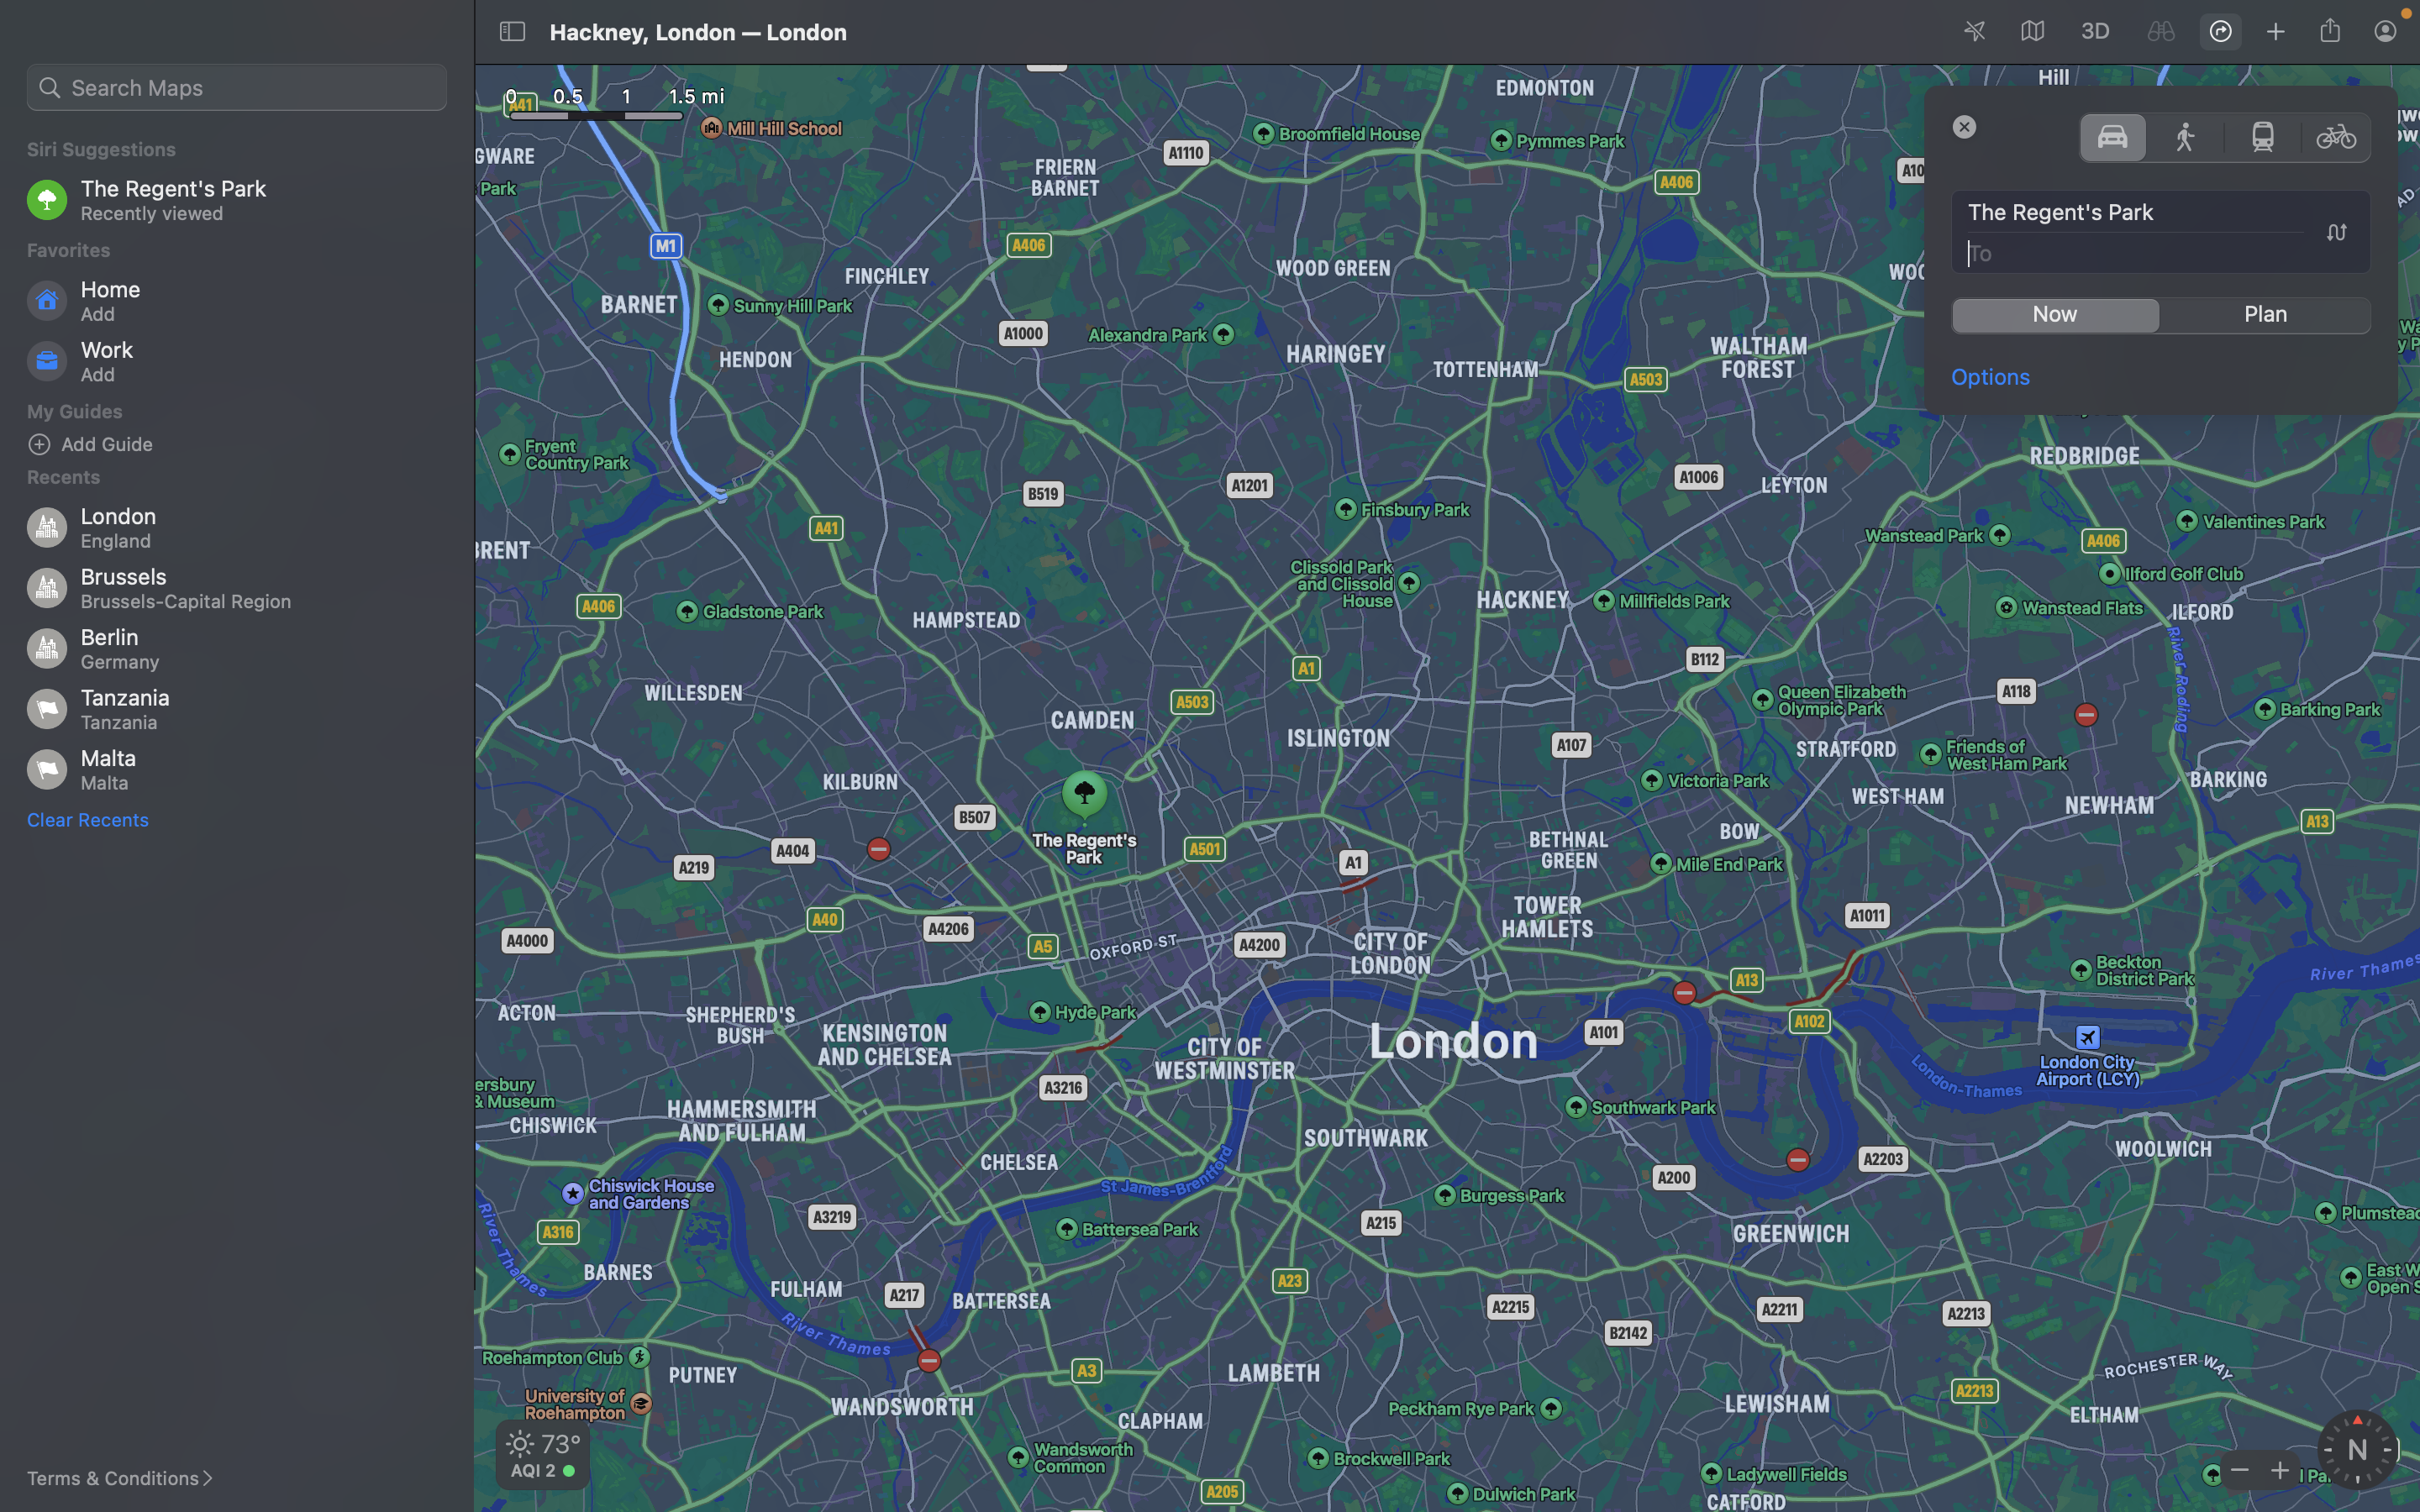 This screenshot has height=1512, width=2420. I want to click on the "swap dest and source" button to switch the source and destination locations, so click(2335, 232).